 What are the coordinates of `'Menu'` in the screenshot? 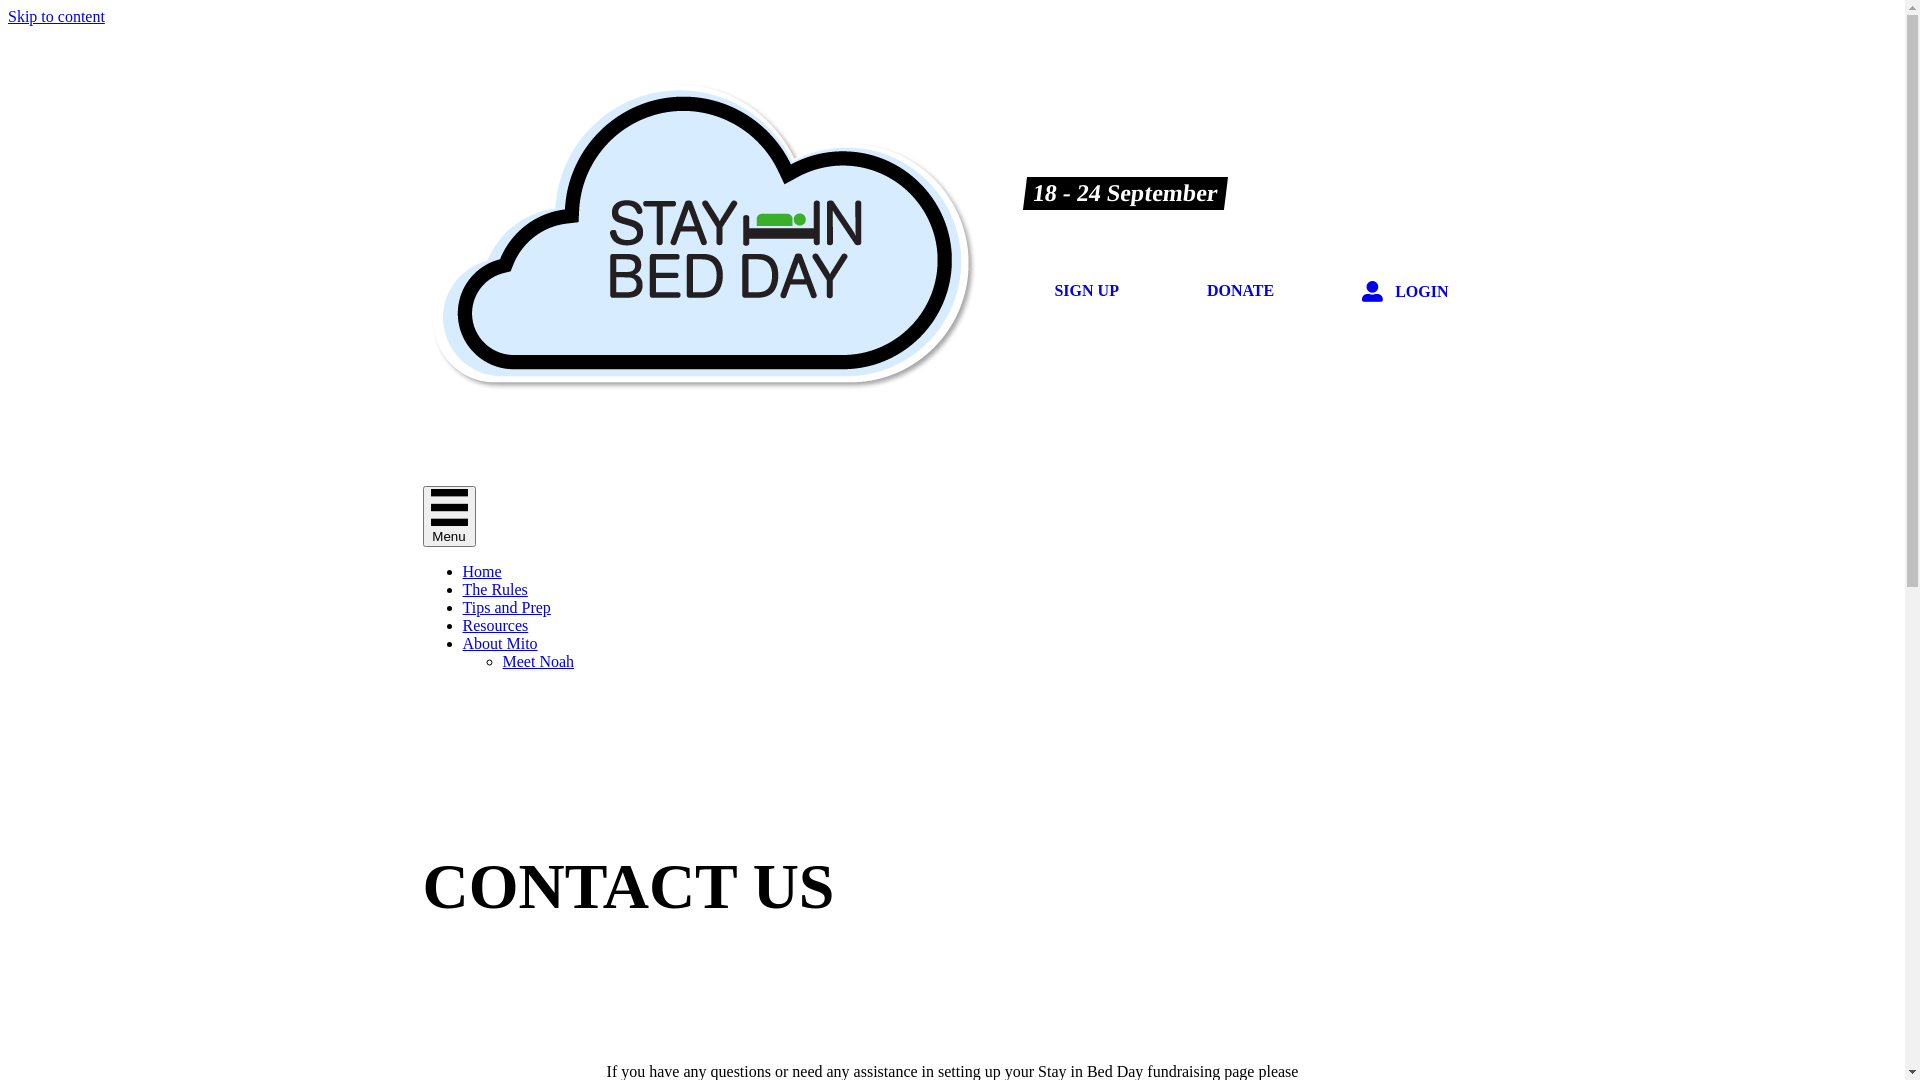 It's located at (447, 515).